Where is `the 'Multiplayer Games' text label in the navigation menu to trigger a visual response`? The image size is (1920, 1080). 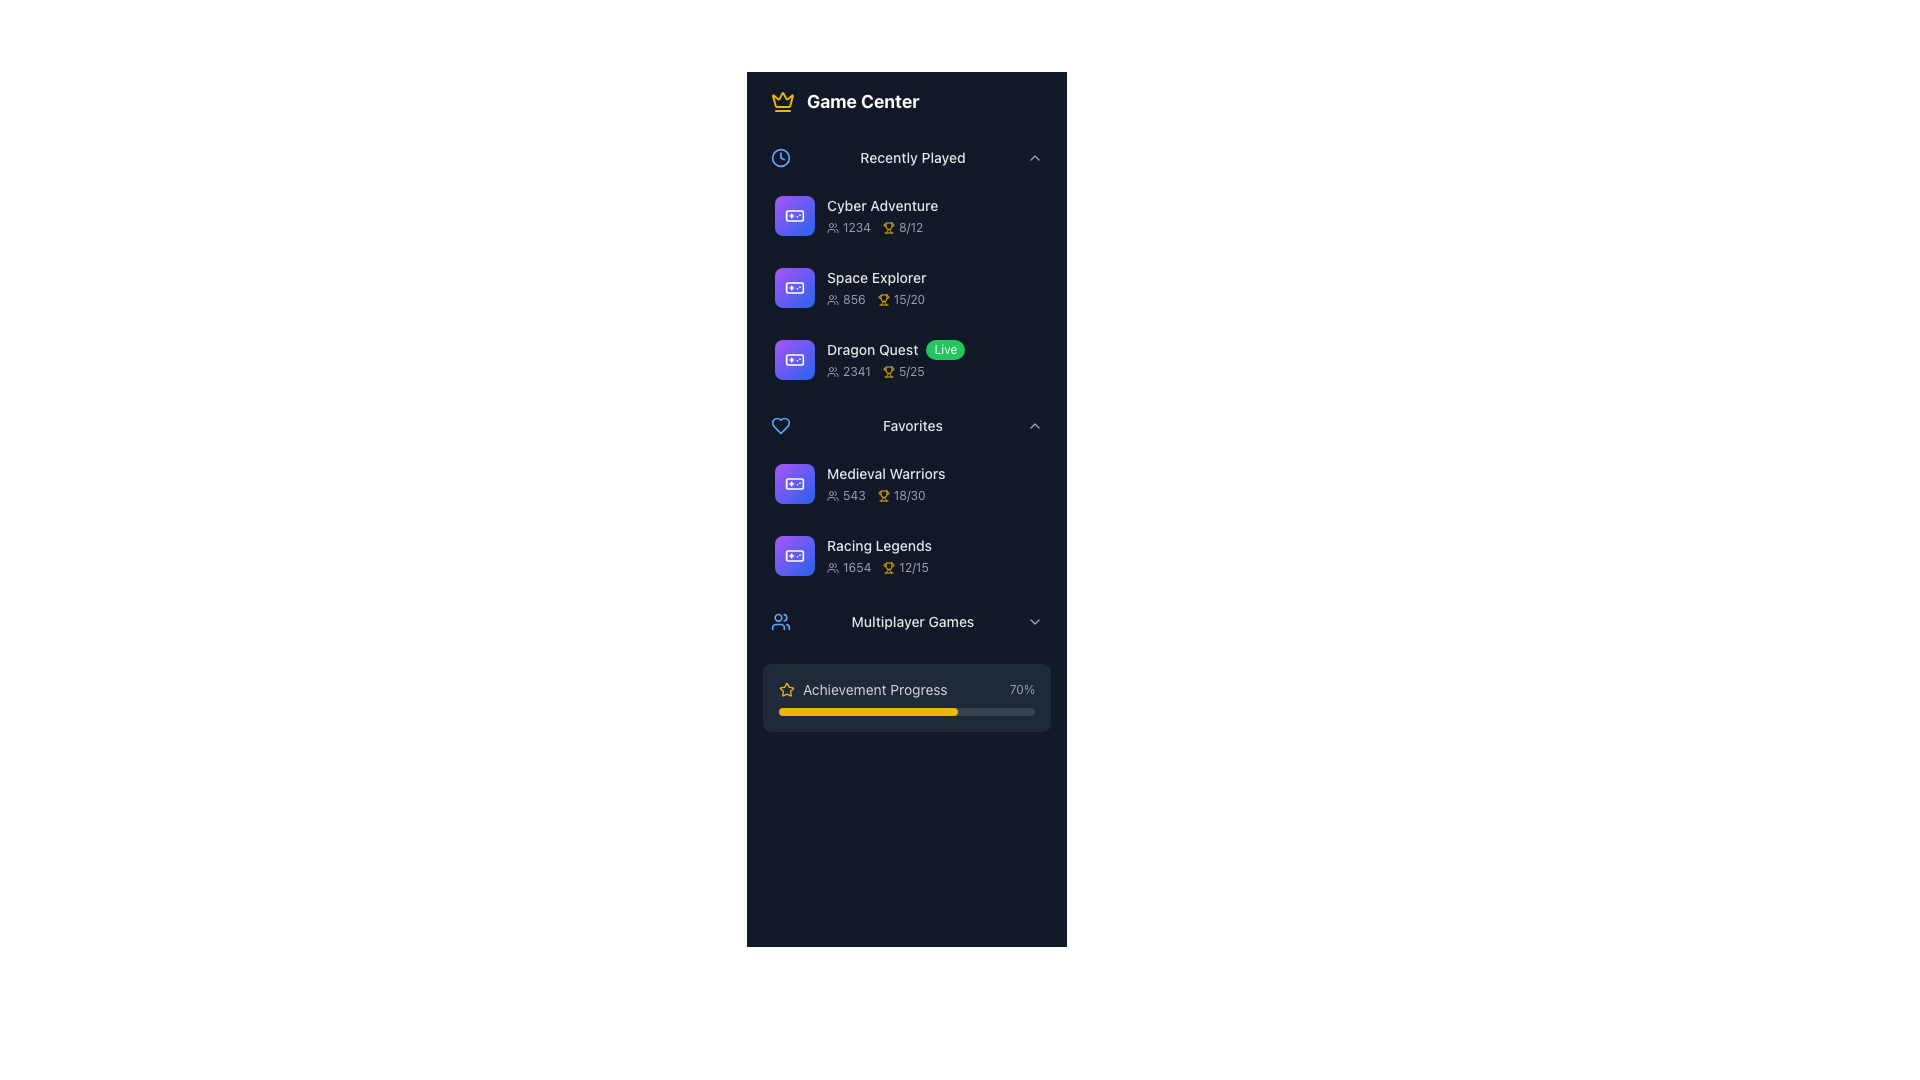
the 'Multiplayer Games' text label in the navigation menu to trigger a visual response is located at coordinates (911, 620).